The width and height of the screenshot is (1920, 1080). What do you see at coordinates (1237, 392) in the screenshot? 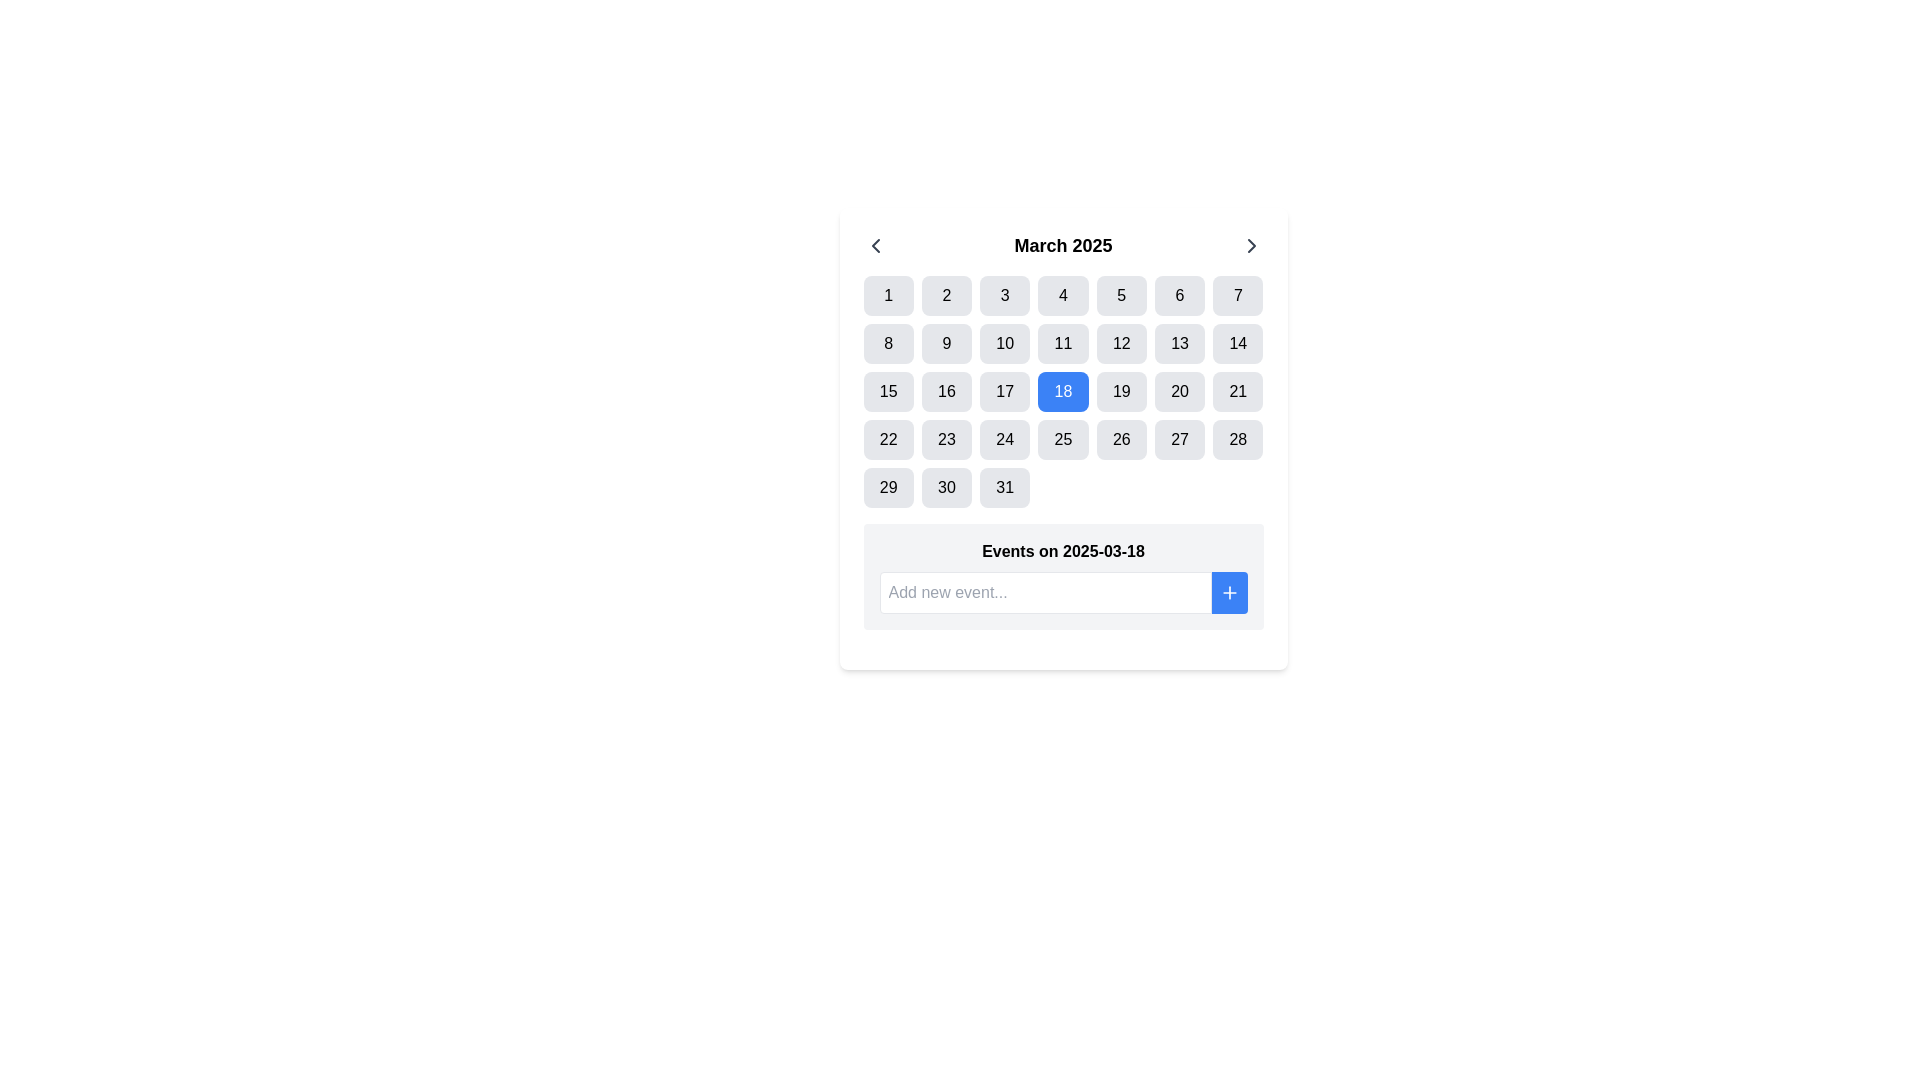
I see `the button representing the date 21 on the calendar for March 2025` at bounding box center [1237, 392].